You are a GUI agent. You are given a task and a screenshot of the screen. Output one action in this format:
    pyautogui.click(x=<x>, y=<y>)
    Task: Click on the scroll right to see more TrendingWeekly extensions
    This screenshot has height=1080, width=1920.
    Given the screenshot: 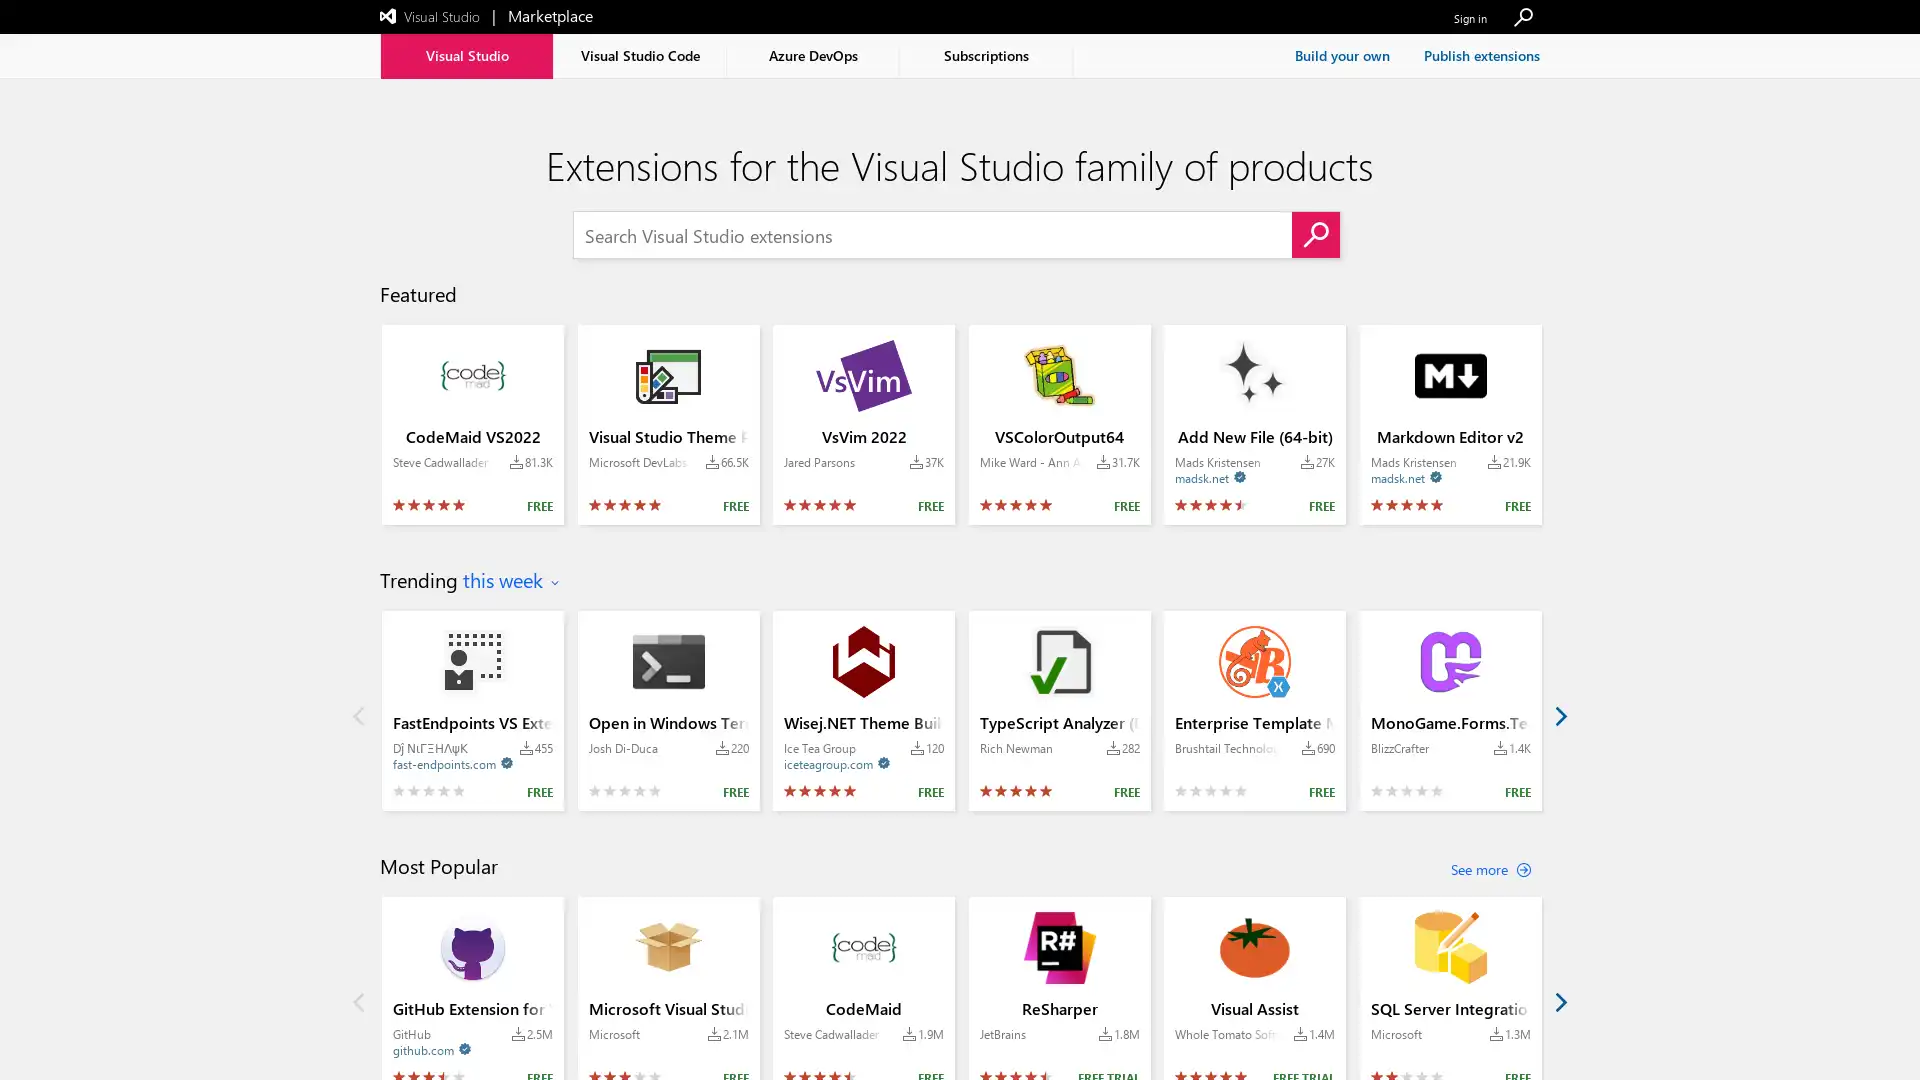 What is the action you would take?
    pyautogui.click(x=1559, y=713)
    